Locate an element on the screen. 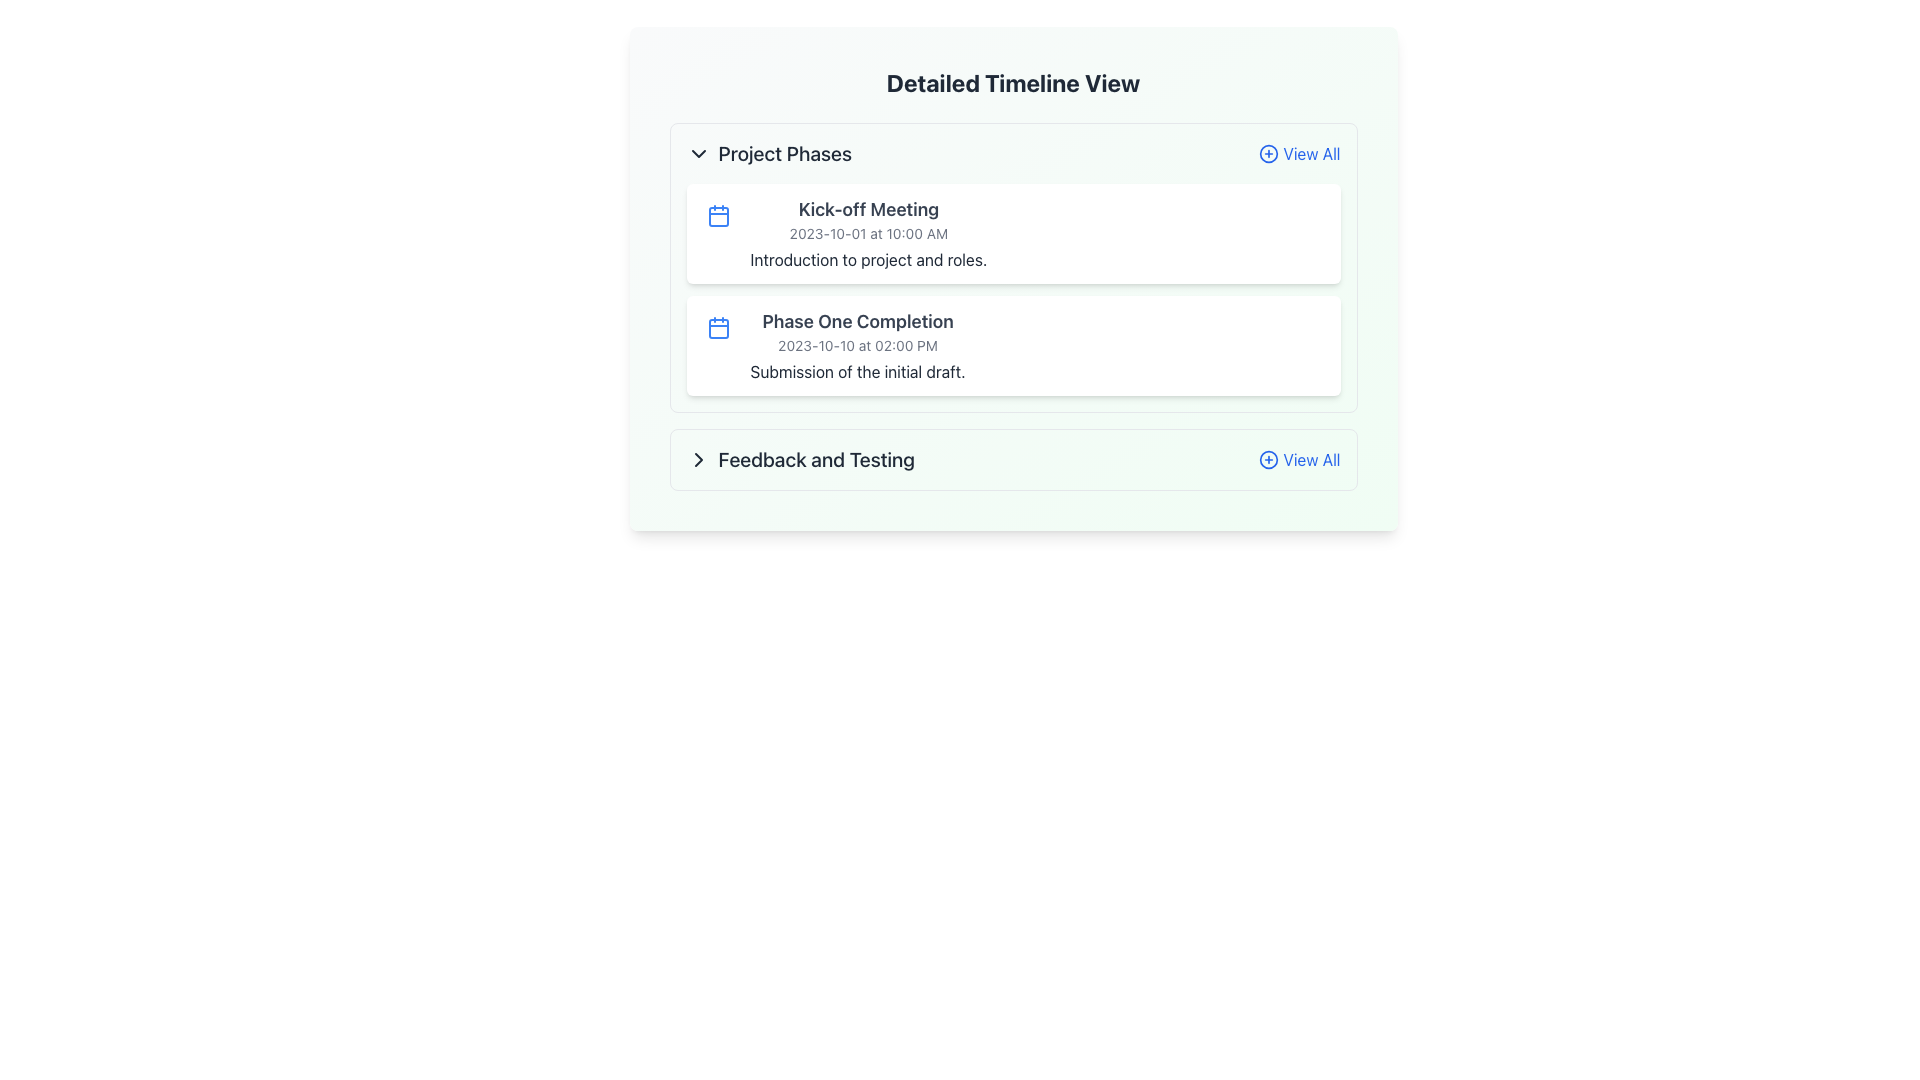  the Text Label that displays the title or subject of the second project phase in the timeline under the 'Project Phases' section is located at coordinates (858, 320).